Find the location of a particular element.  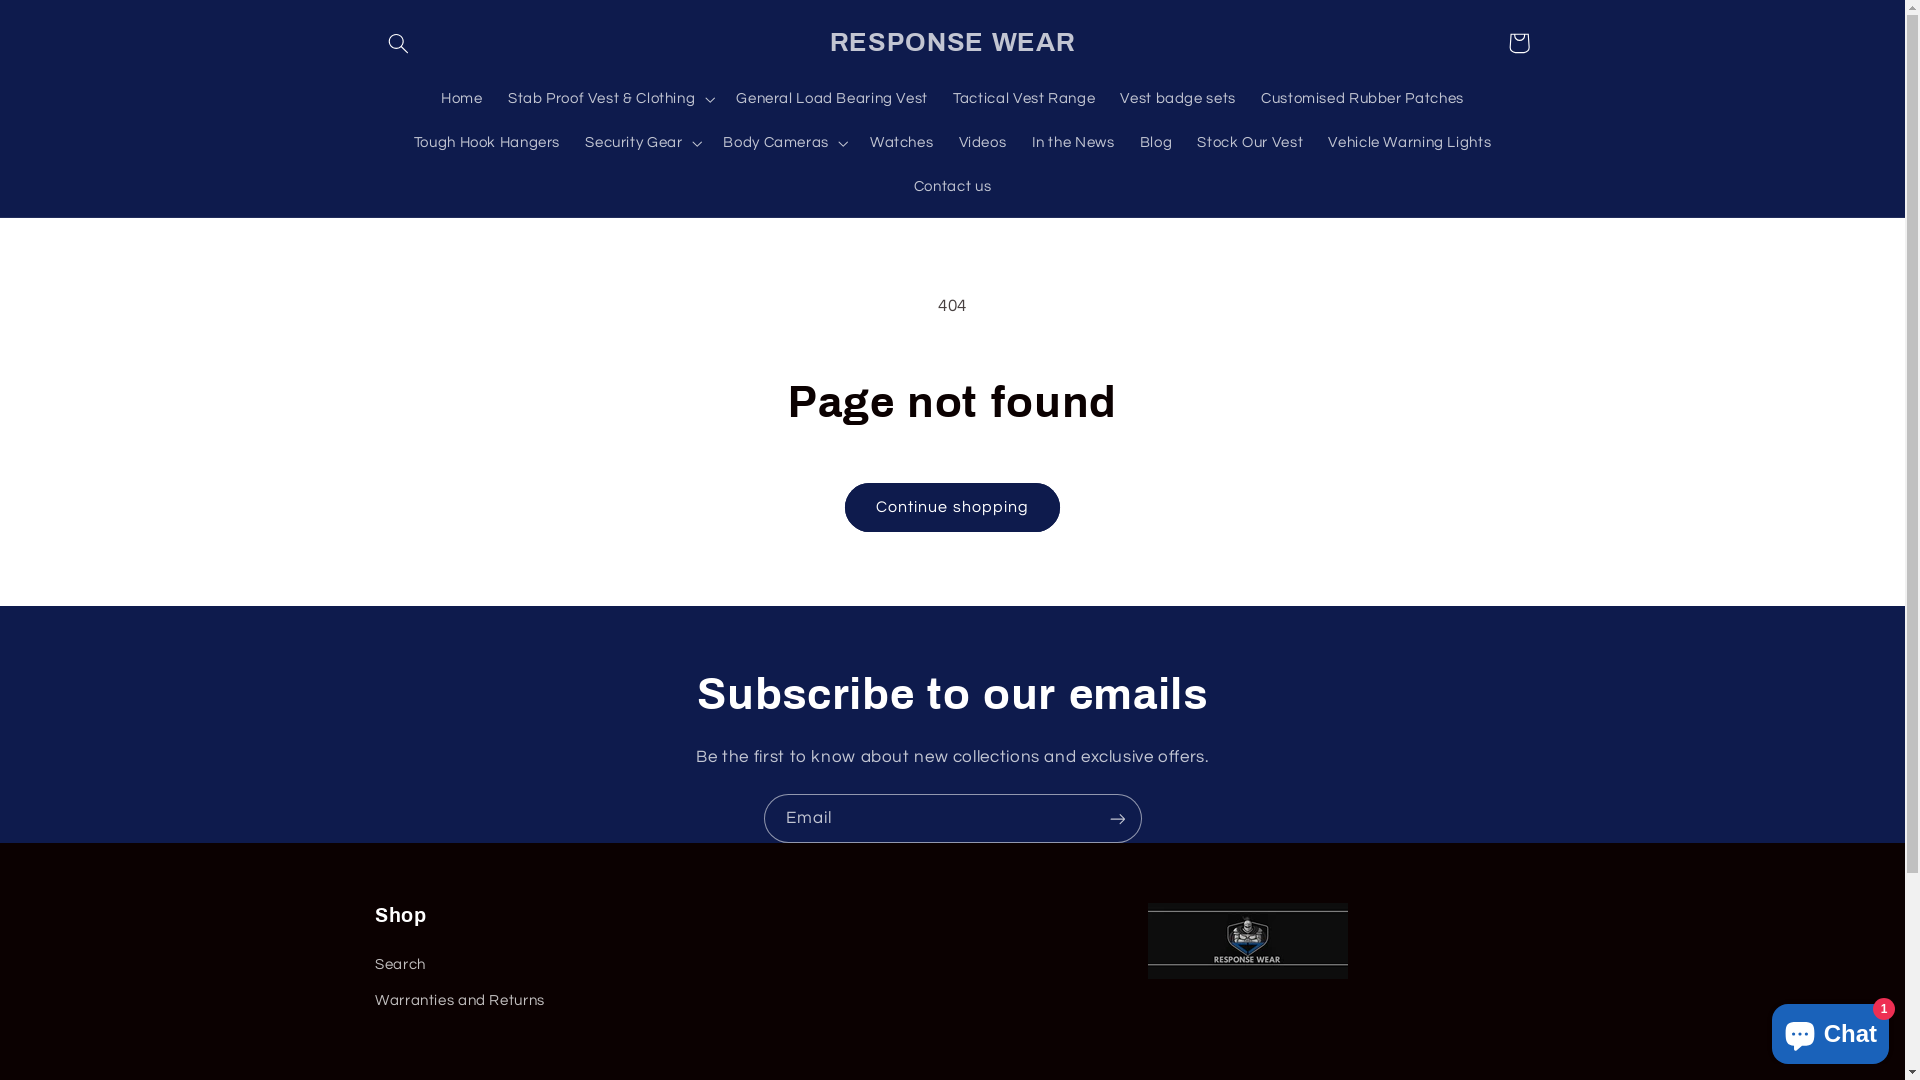

'Warranties and Returns' is located at coordinates (459, 1001).